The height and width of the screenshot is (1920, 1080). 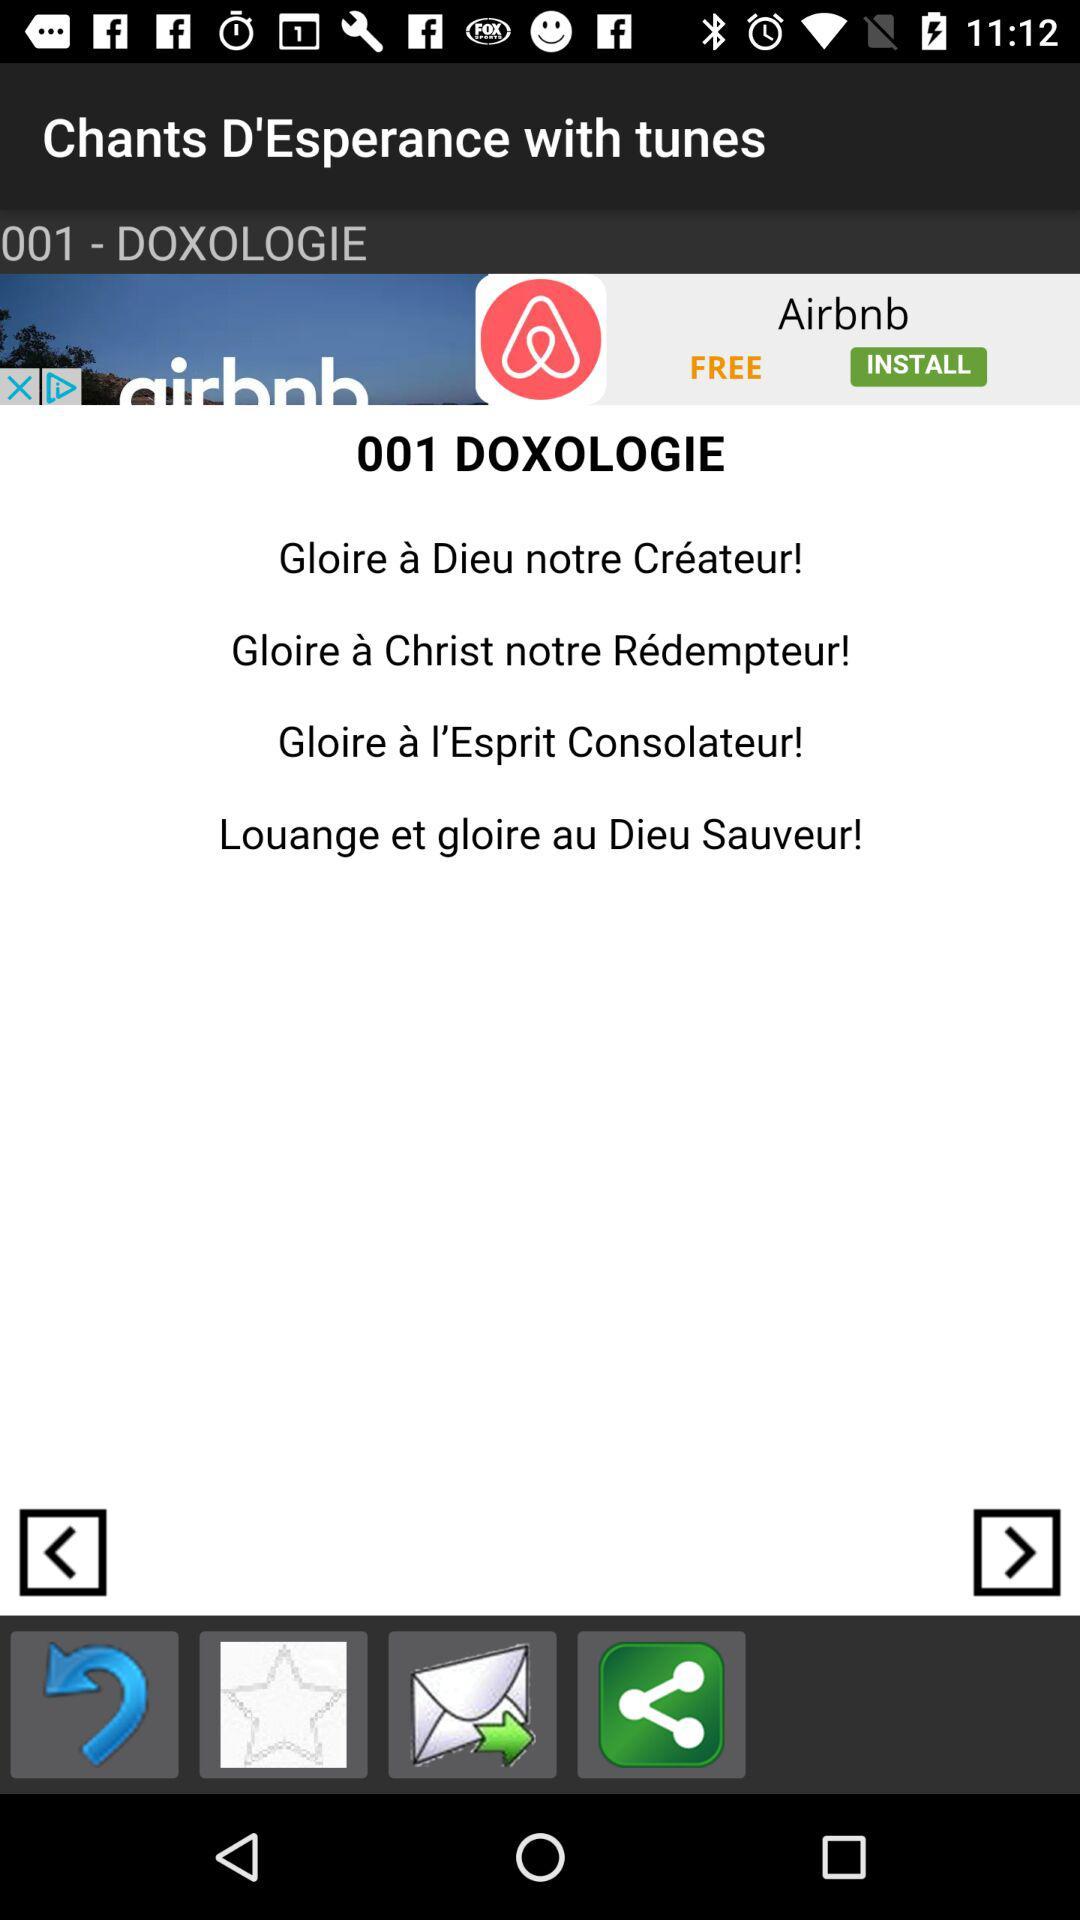 What do you see at coordinates (94, 1703) in the screenshot?
I see `previous` at bounding box center [94, 1703].